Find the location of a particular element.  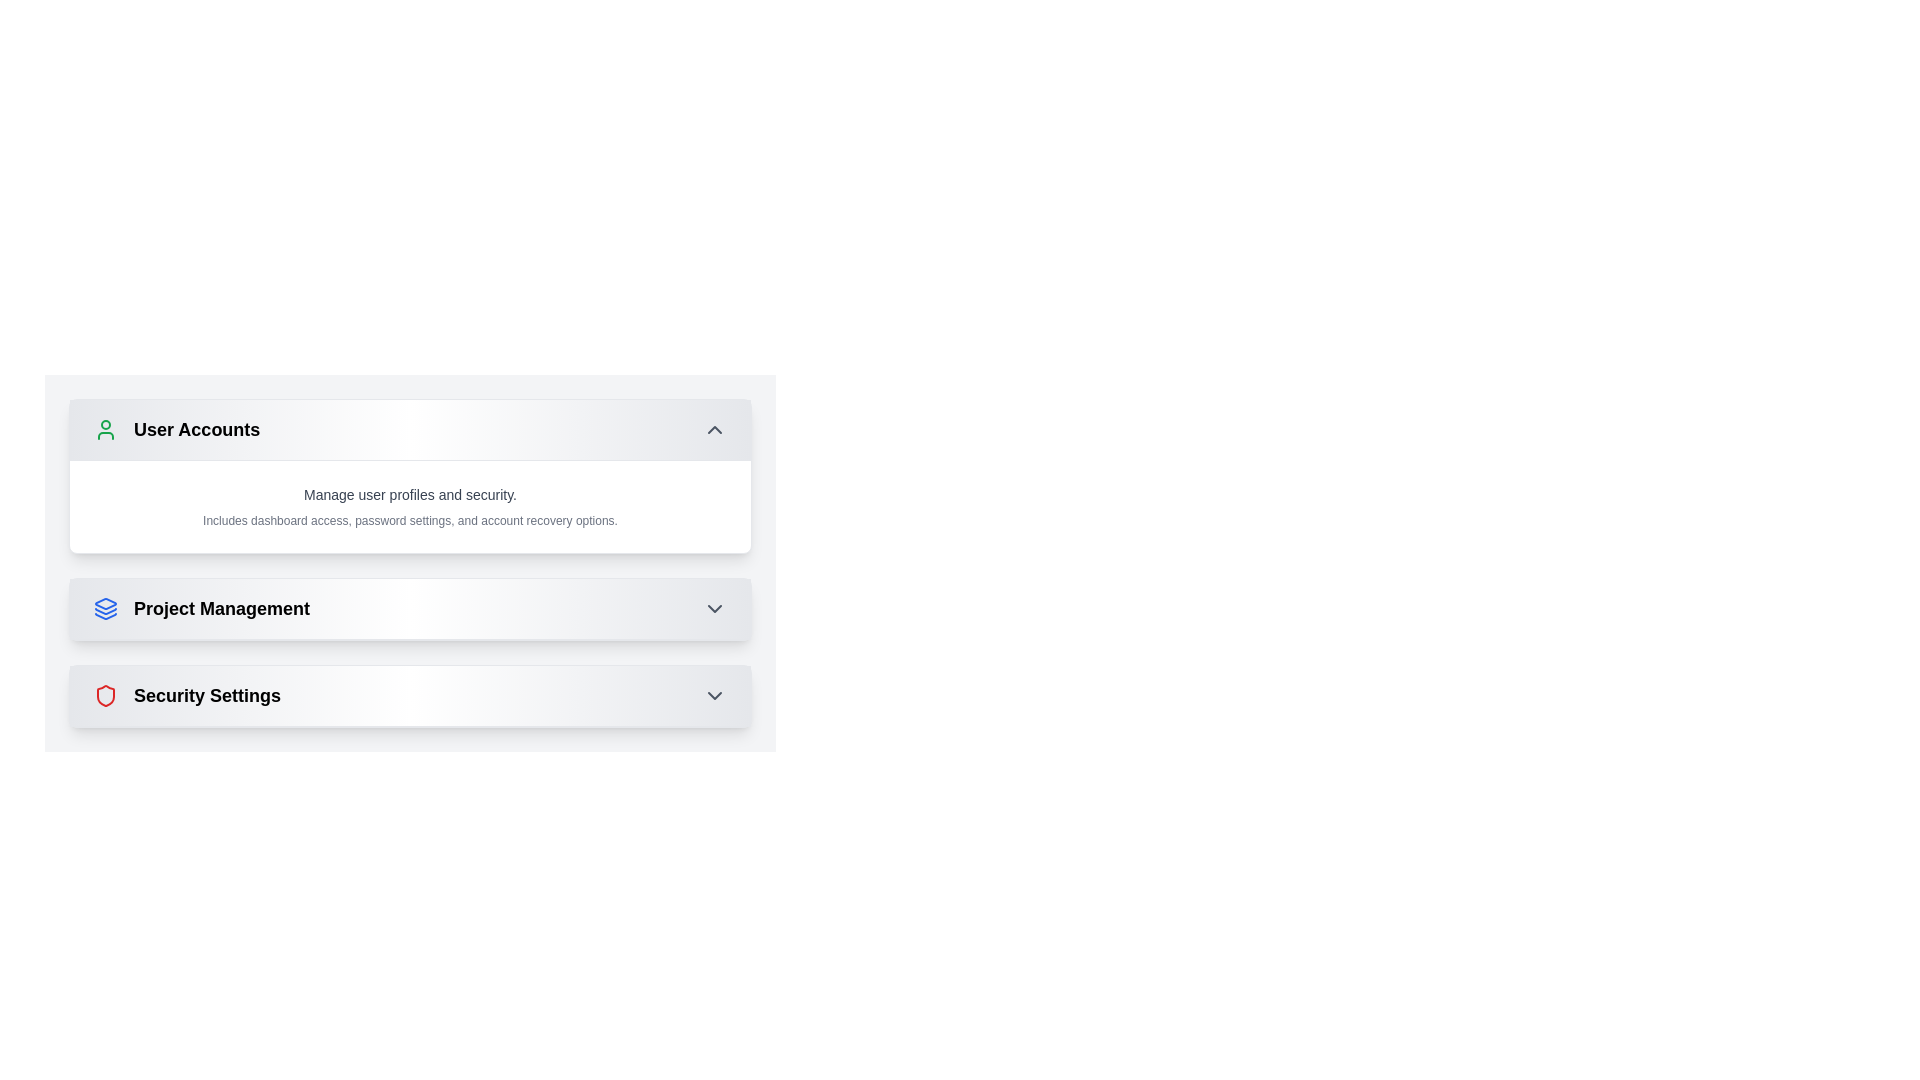

the chevron icon in the header of the 'Project Management' section is located at coordinates (715, 608).